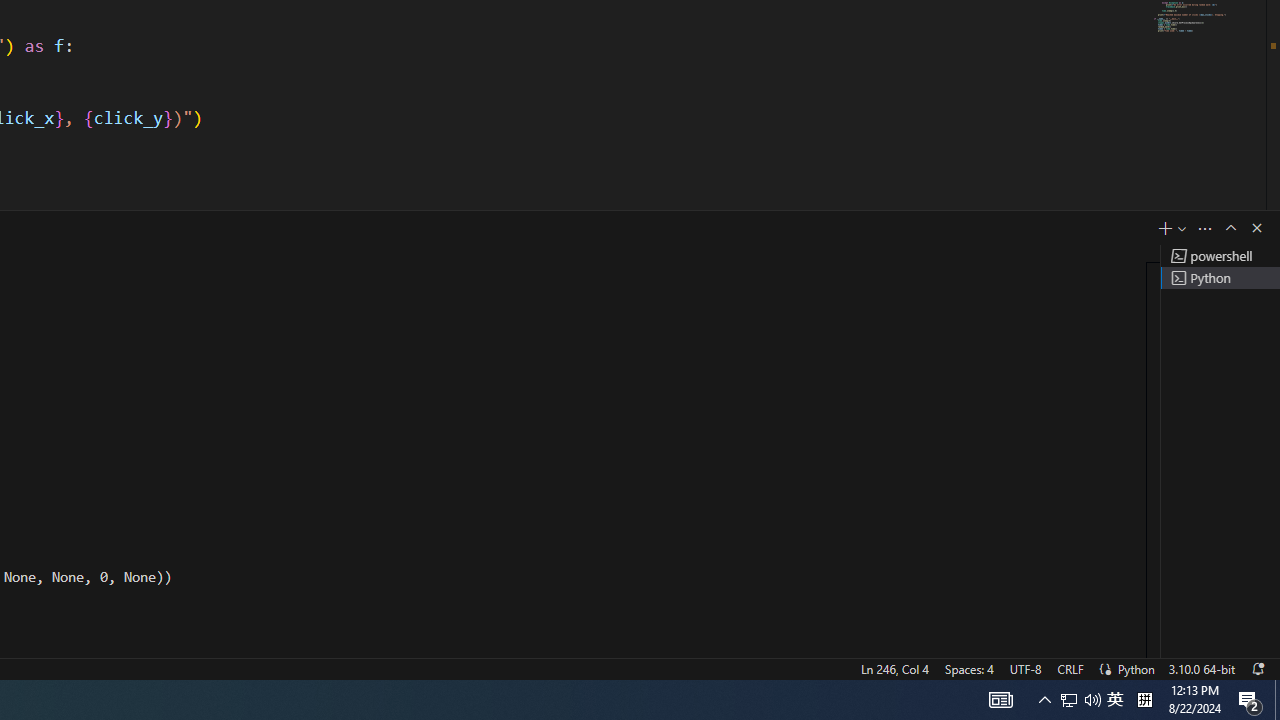 This screenshot has height=720, width=1280. Describe the element at coordinates (1069, 668) in the screenshot. I see `'CRLF'` at that location.